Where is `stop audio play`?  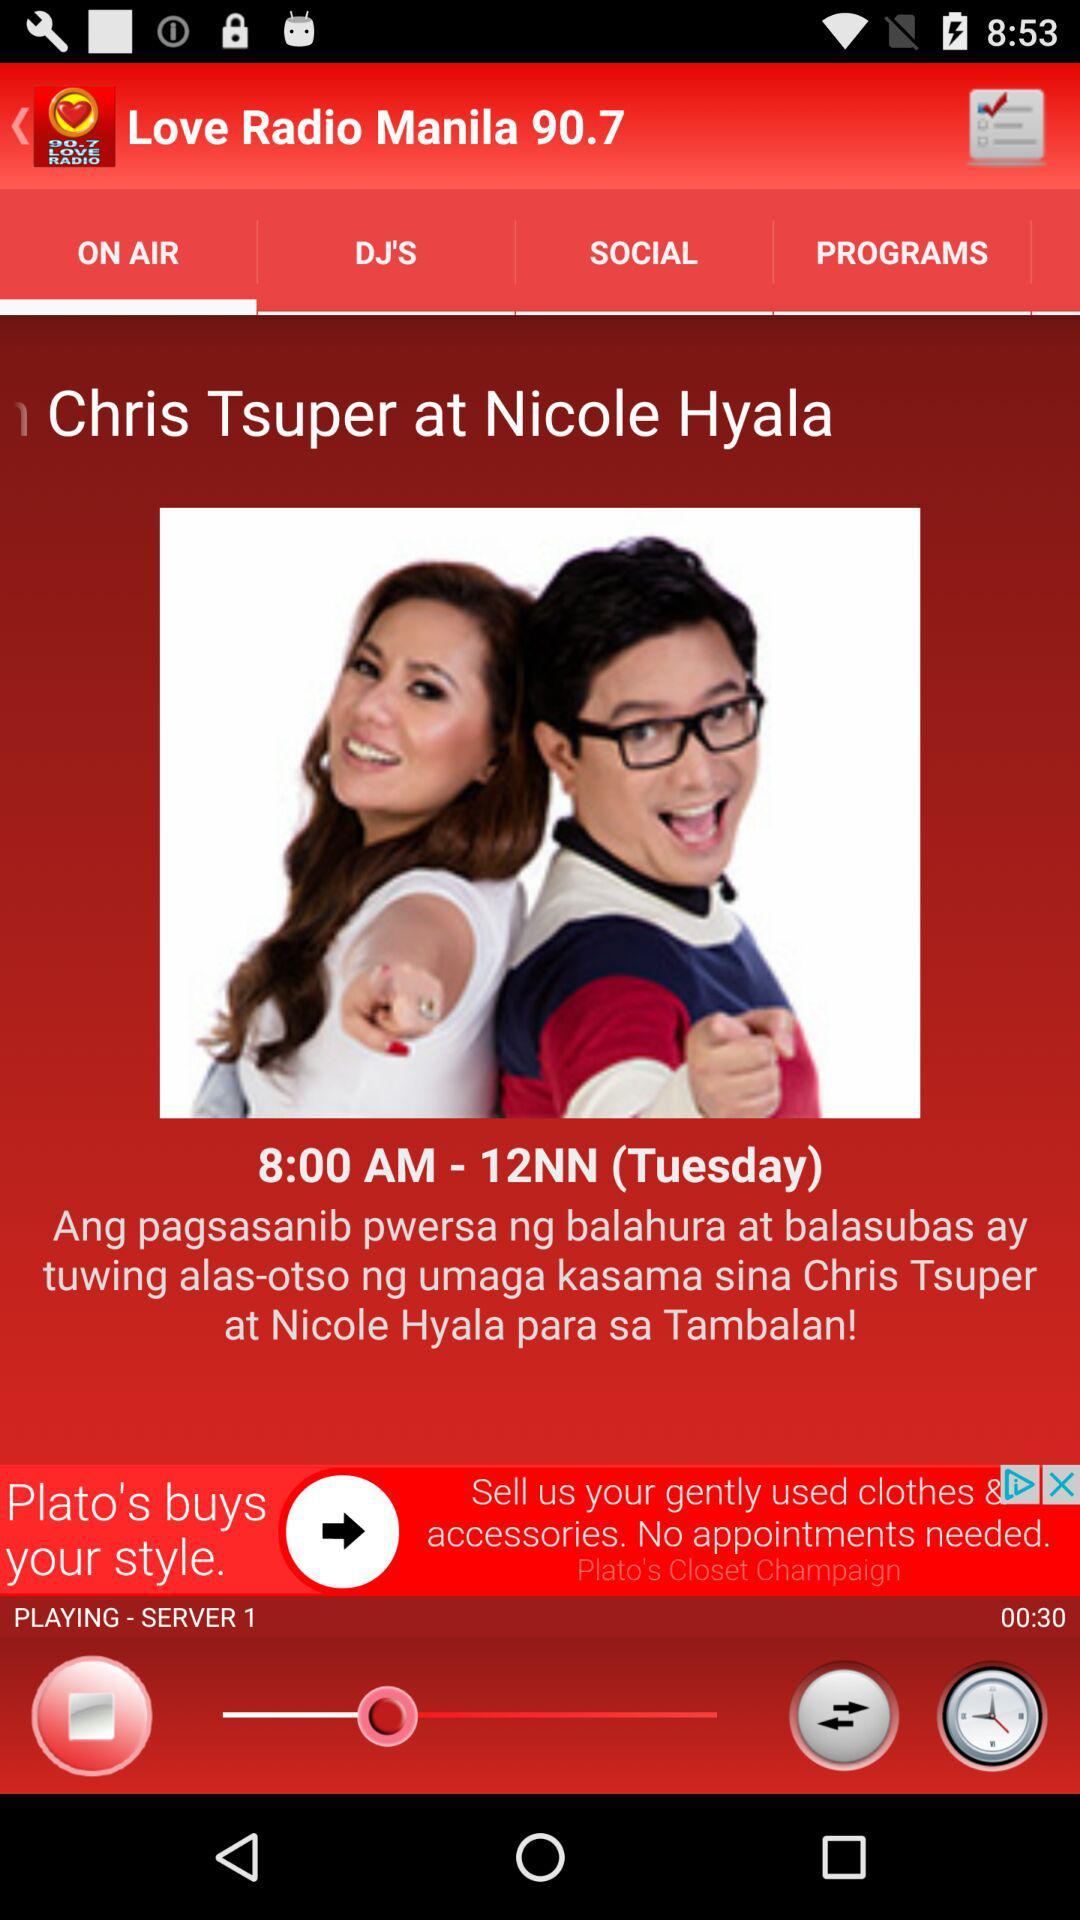
stop audio play is located at coordinates (91, 1714).